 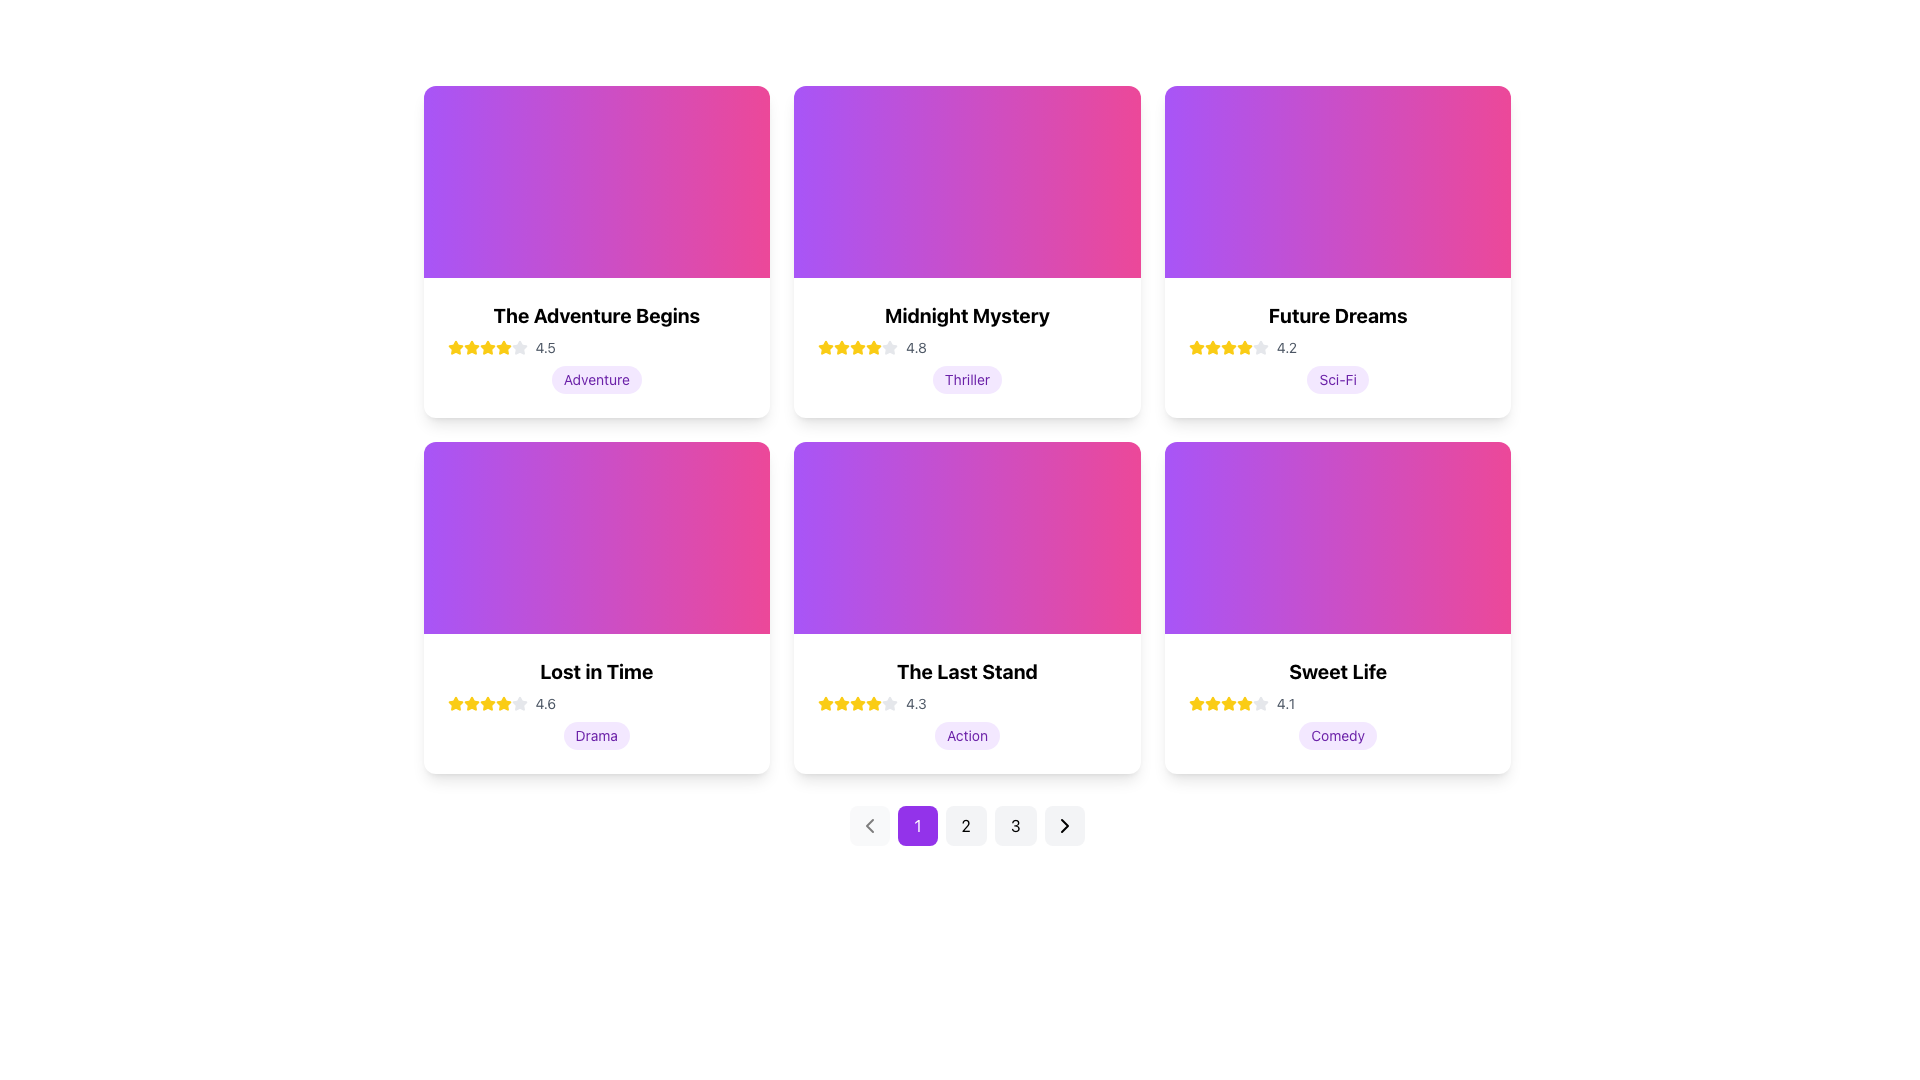 What do you see at coordinates (889, 703) in the screenshot?
I see `the fifth rating star icon for the card titled 'The Last Stand', which is unselected and has a gray fill and outline, located in the second row, second column of the grid layout` at bounding box center [889, 703].